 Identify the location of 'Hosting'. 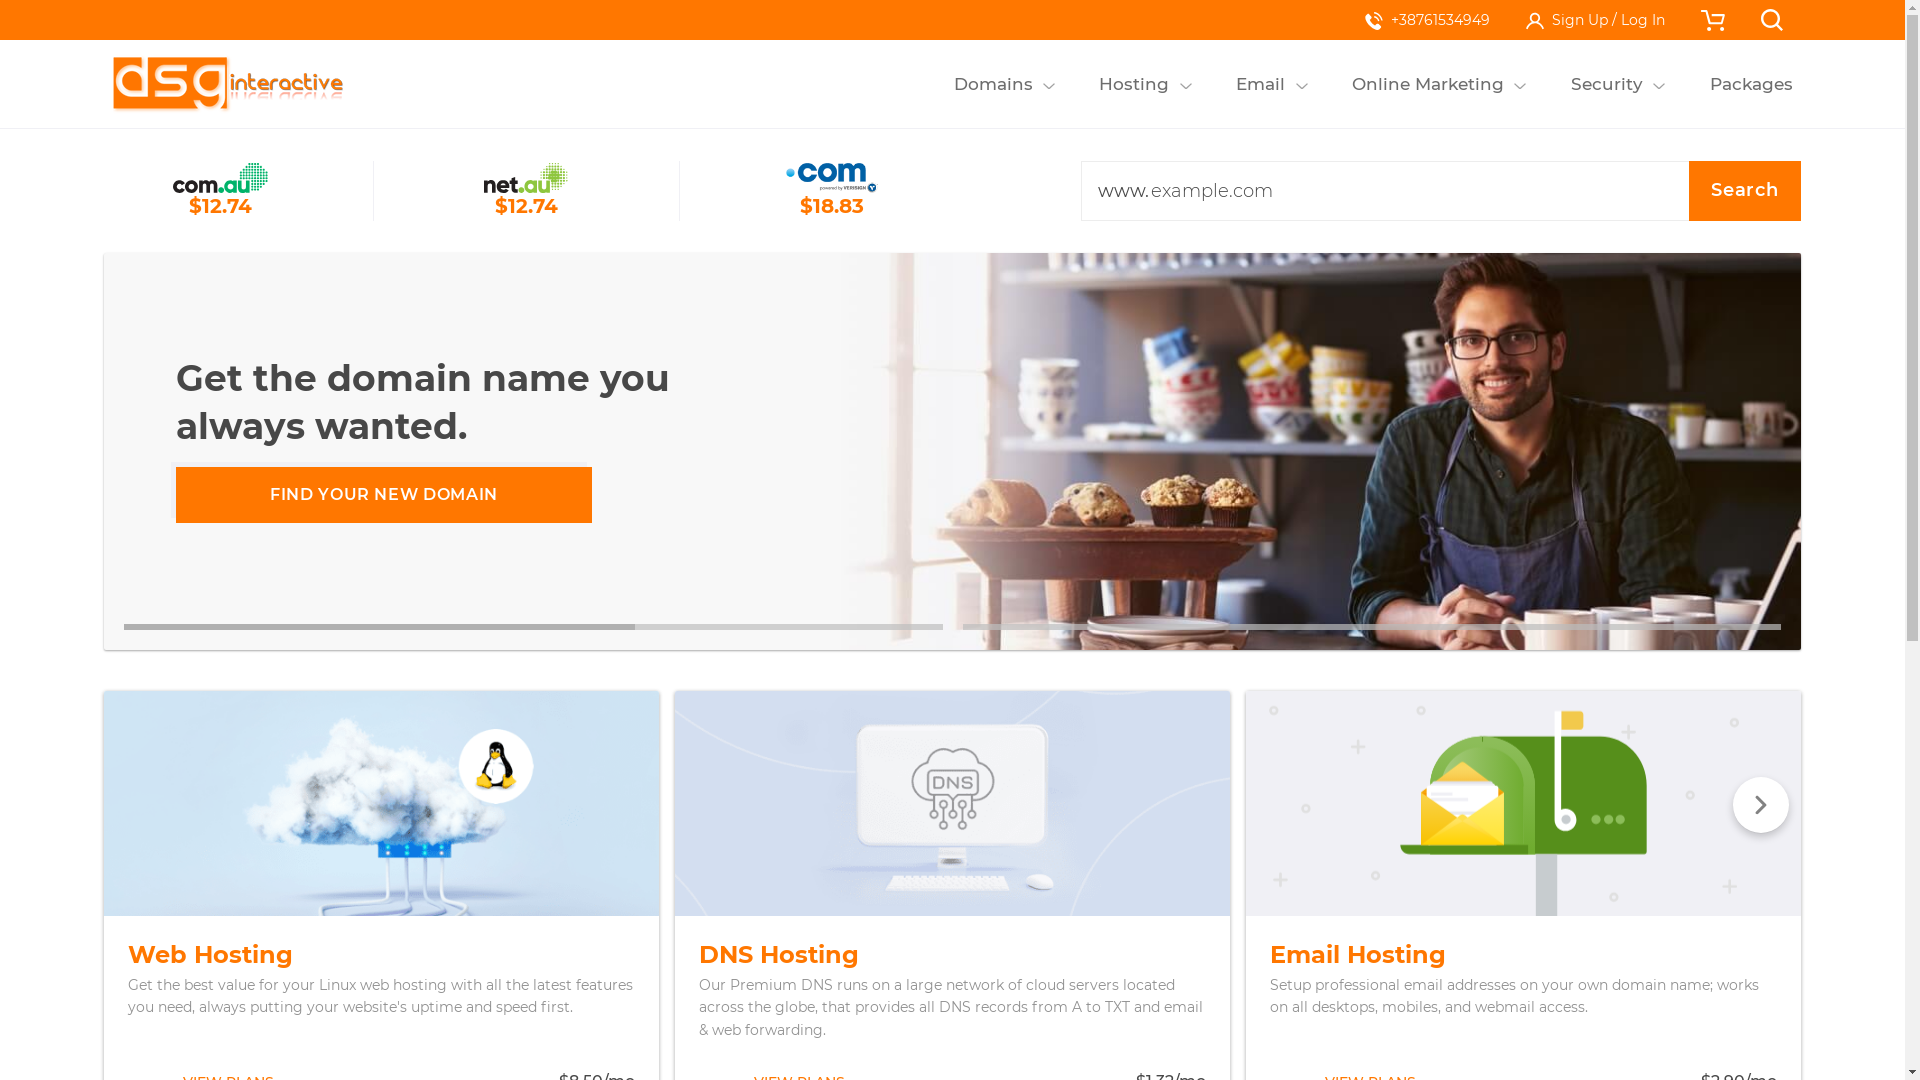
(1089, 83).